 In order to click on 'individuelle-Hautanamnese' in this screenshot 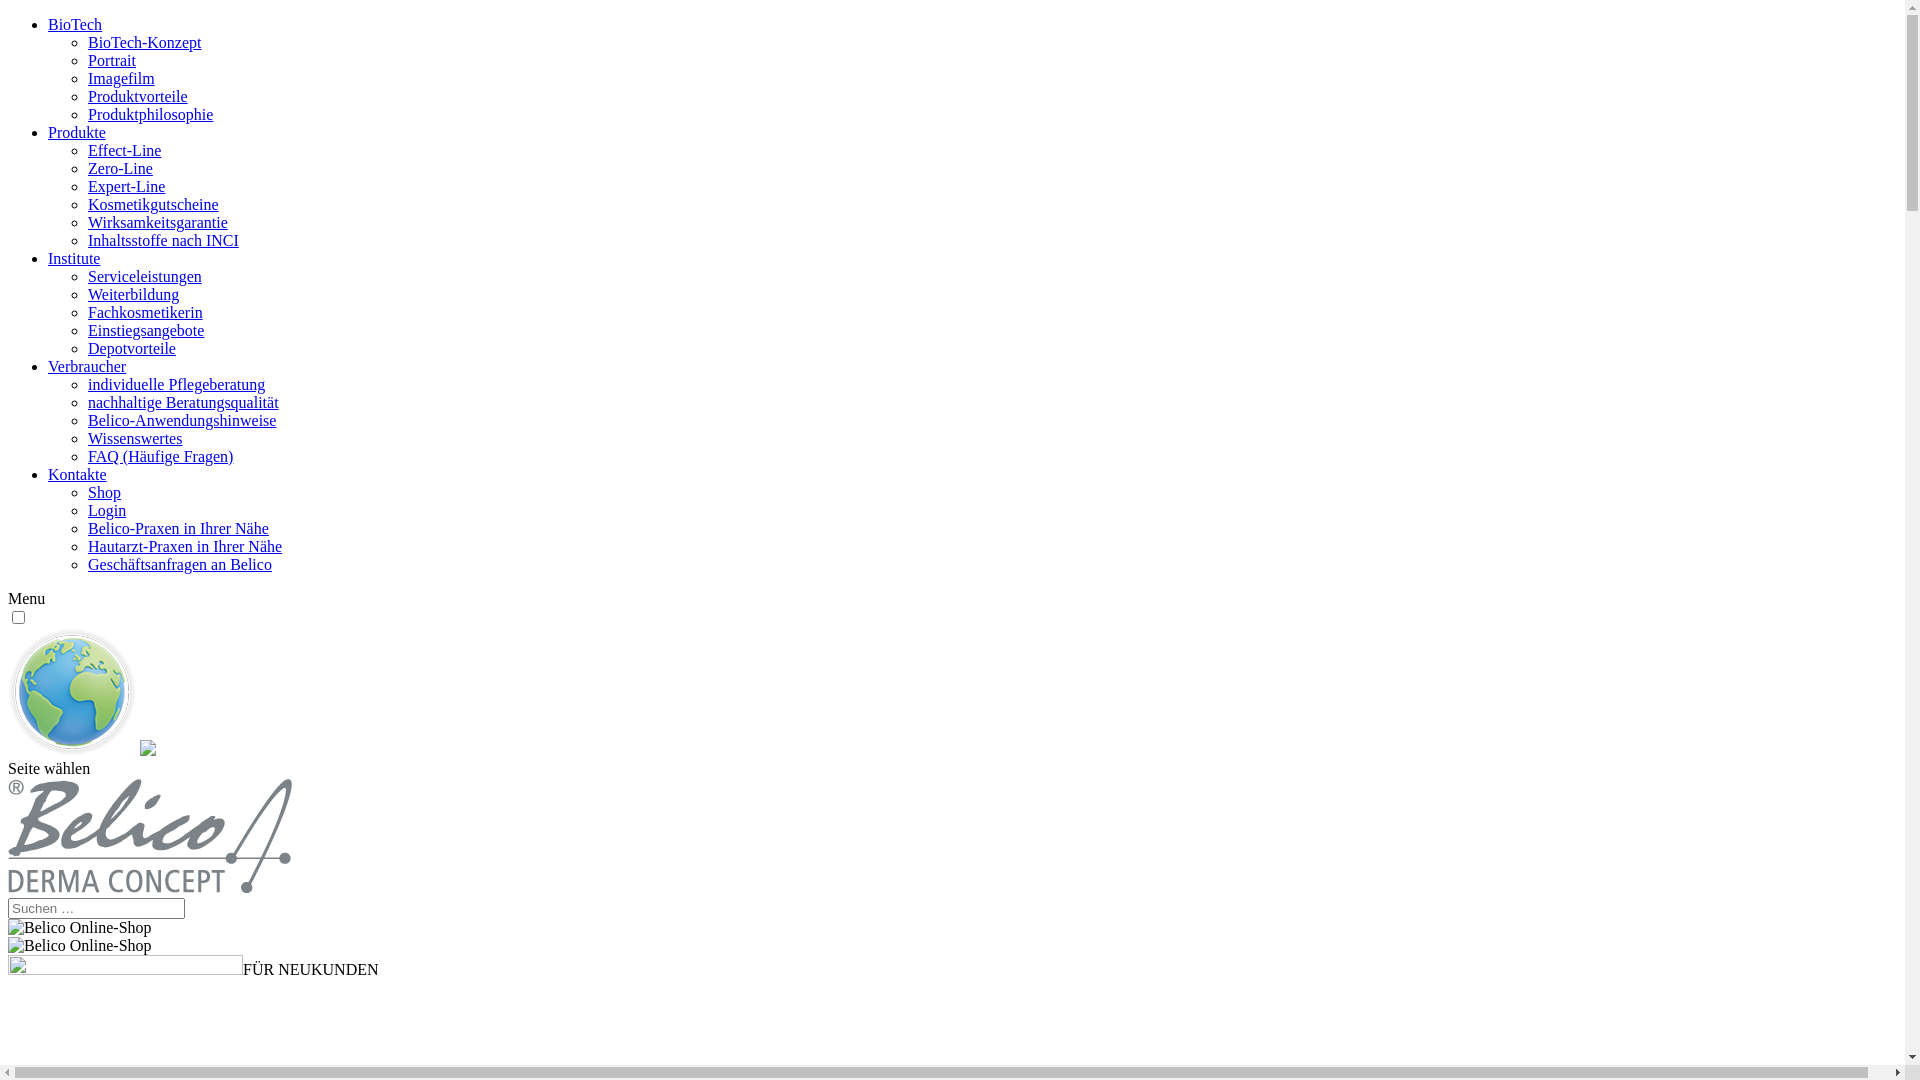, I will do `click(80, 928)`.